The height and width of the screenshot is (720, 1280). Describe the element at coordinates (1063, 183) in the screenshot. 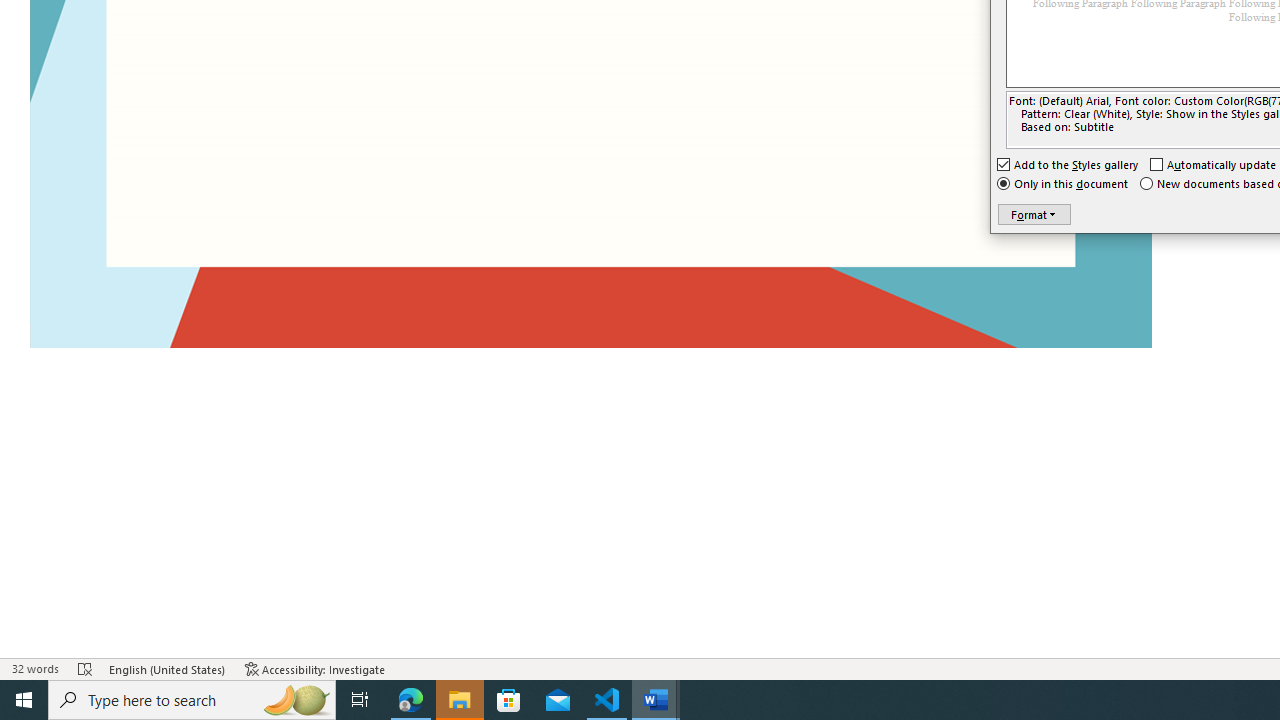

I see `'Only in this document'` at that location.